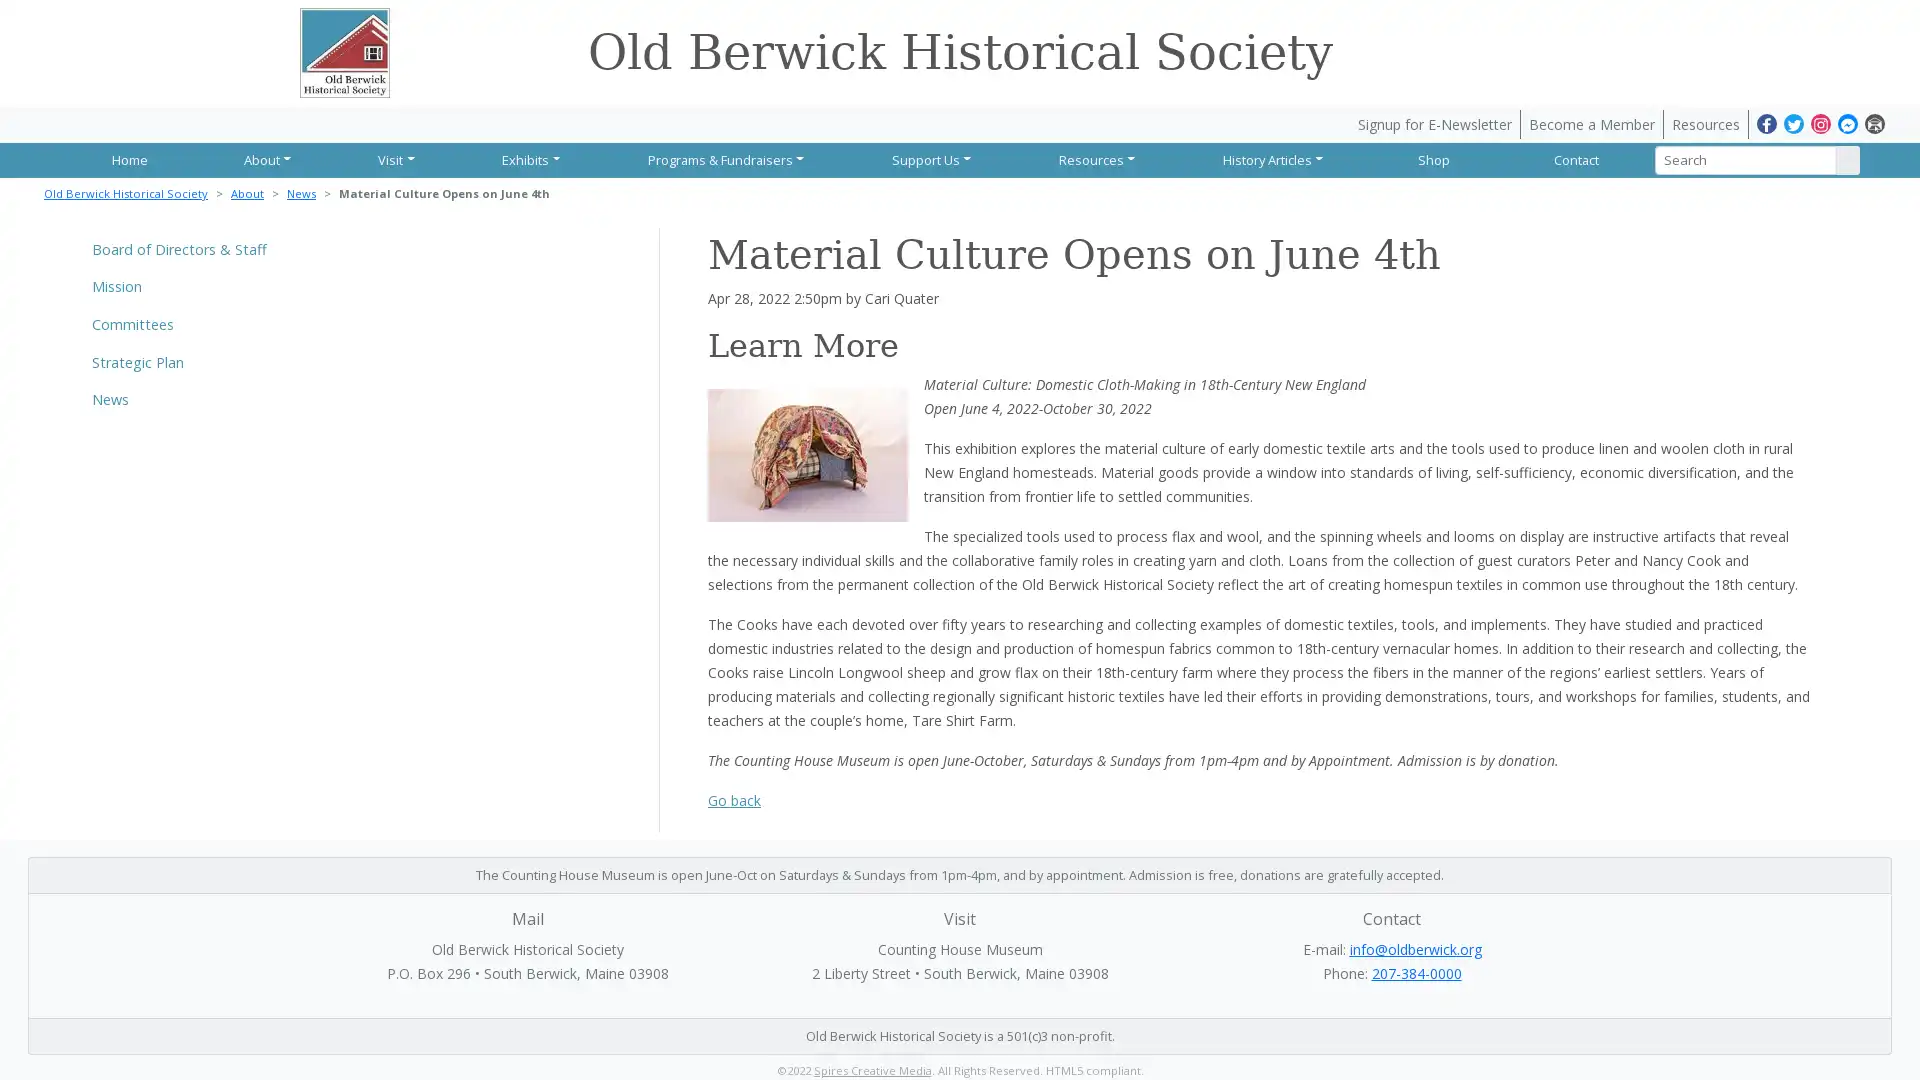 This screenshot has height=1080, width=1920. Describe the element at coordinates (722, 158) in the screenshot. I see `Programs & Fundraisers` at that location.